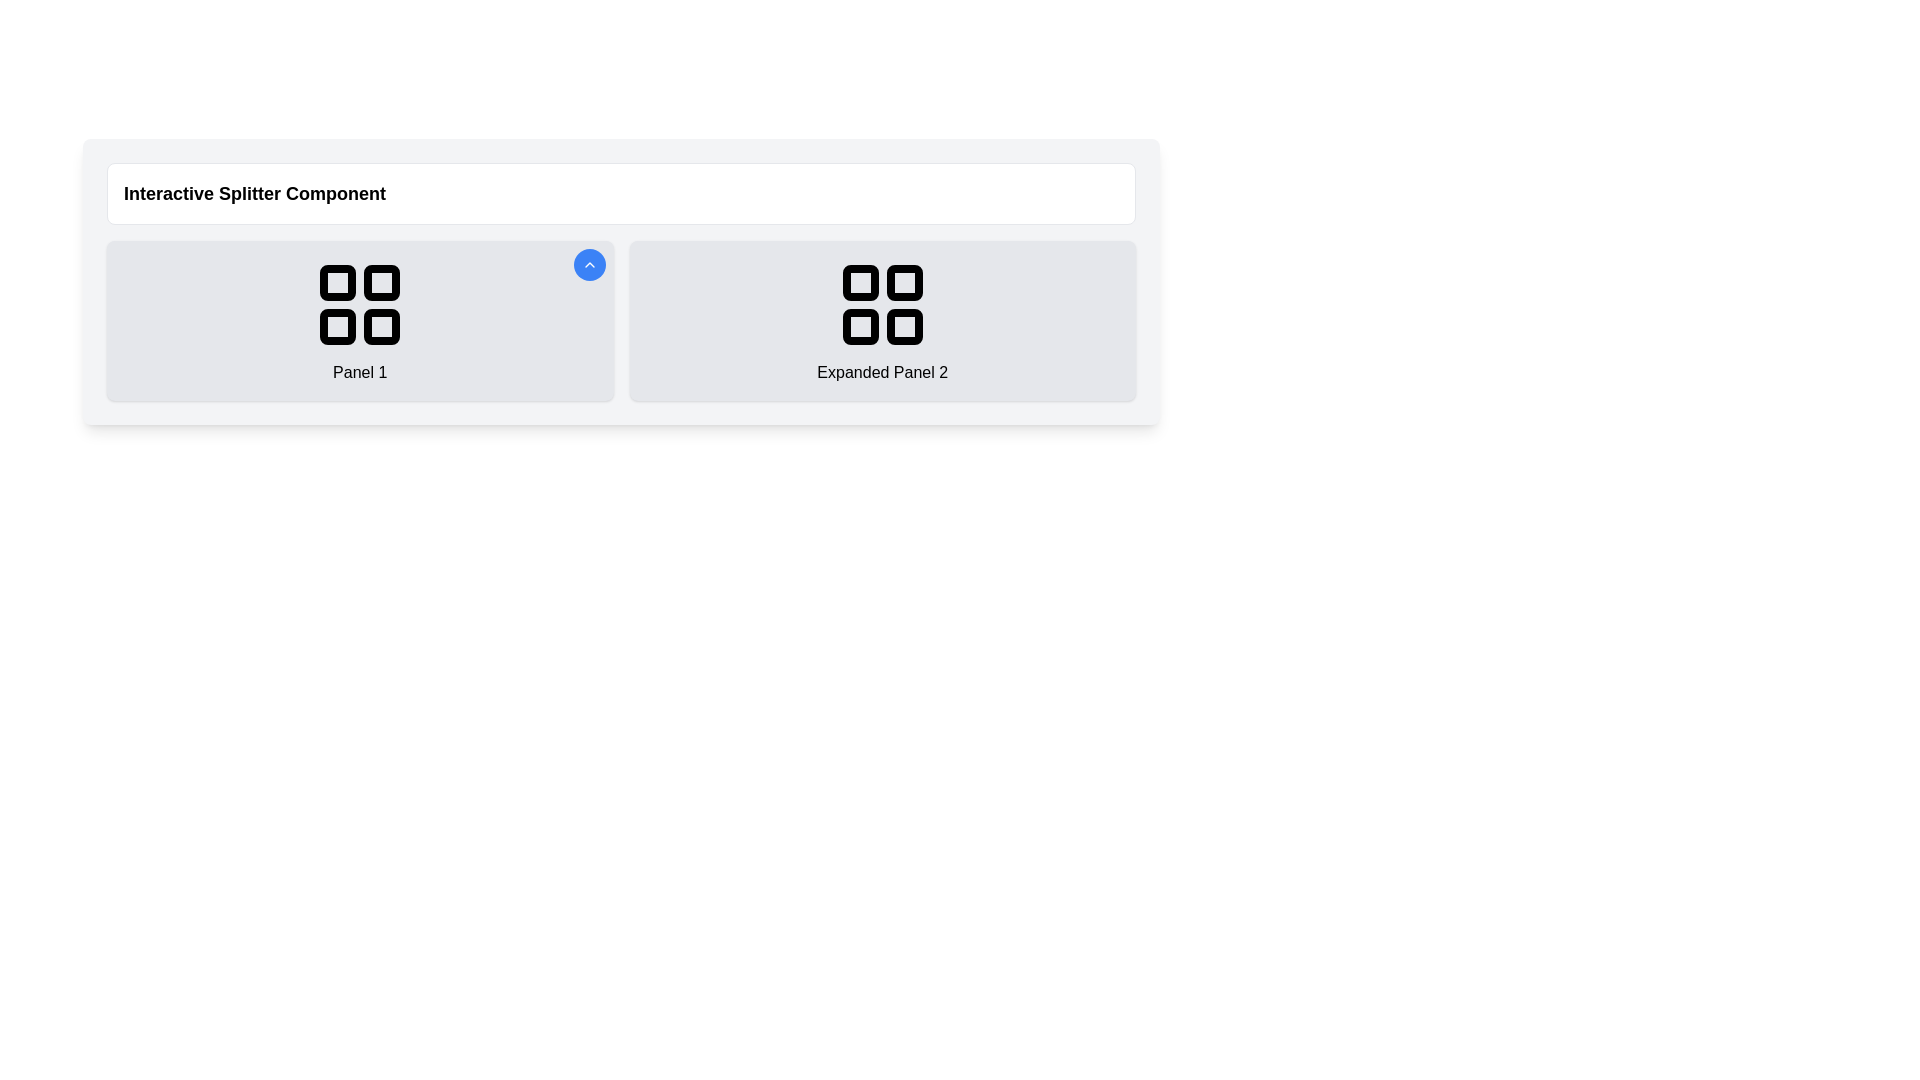 This screenshot has width=1920, height=1080. Describe the element at coordinates (881, 319) in the screenshot. I see `the Informational Panel labeled 'Expanded Panel 2', which features a centered four-square grid icon and is located in the right half of the grid layout` at that location.